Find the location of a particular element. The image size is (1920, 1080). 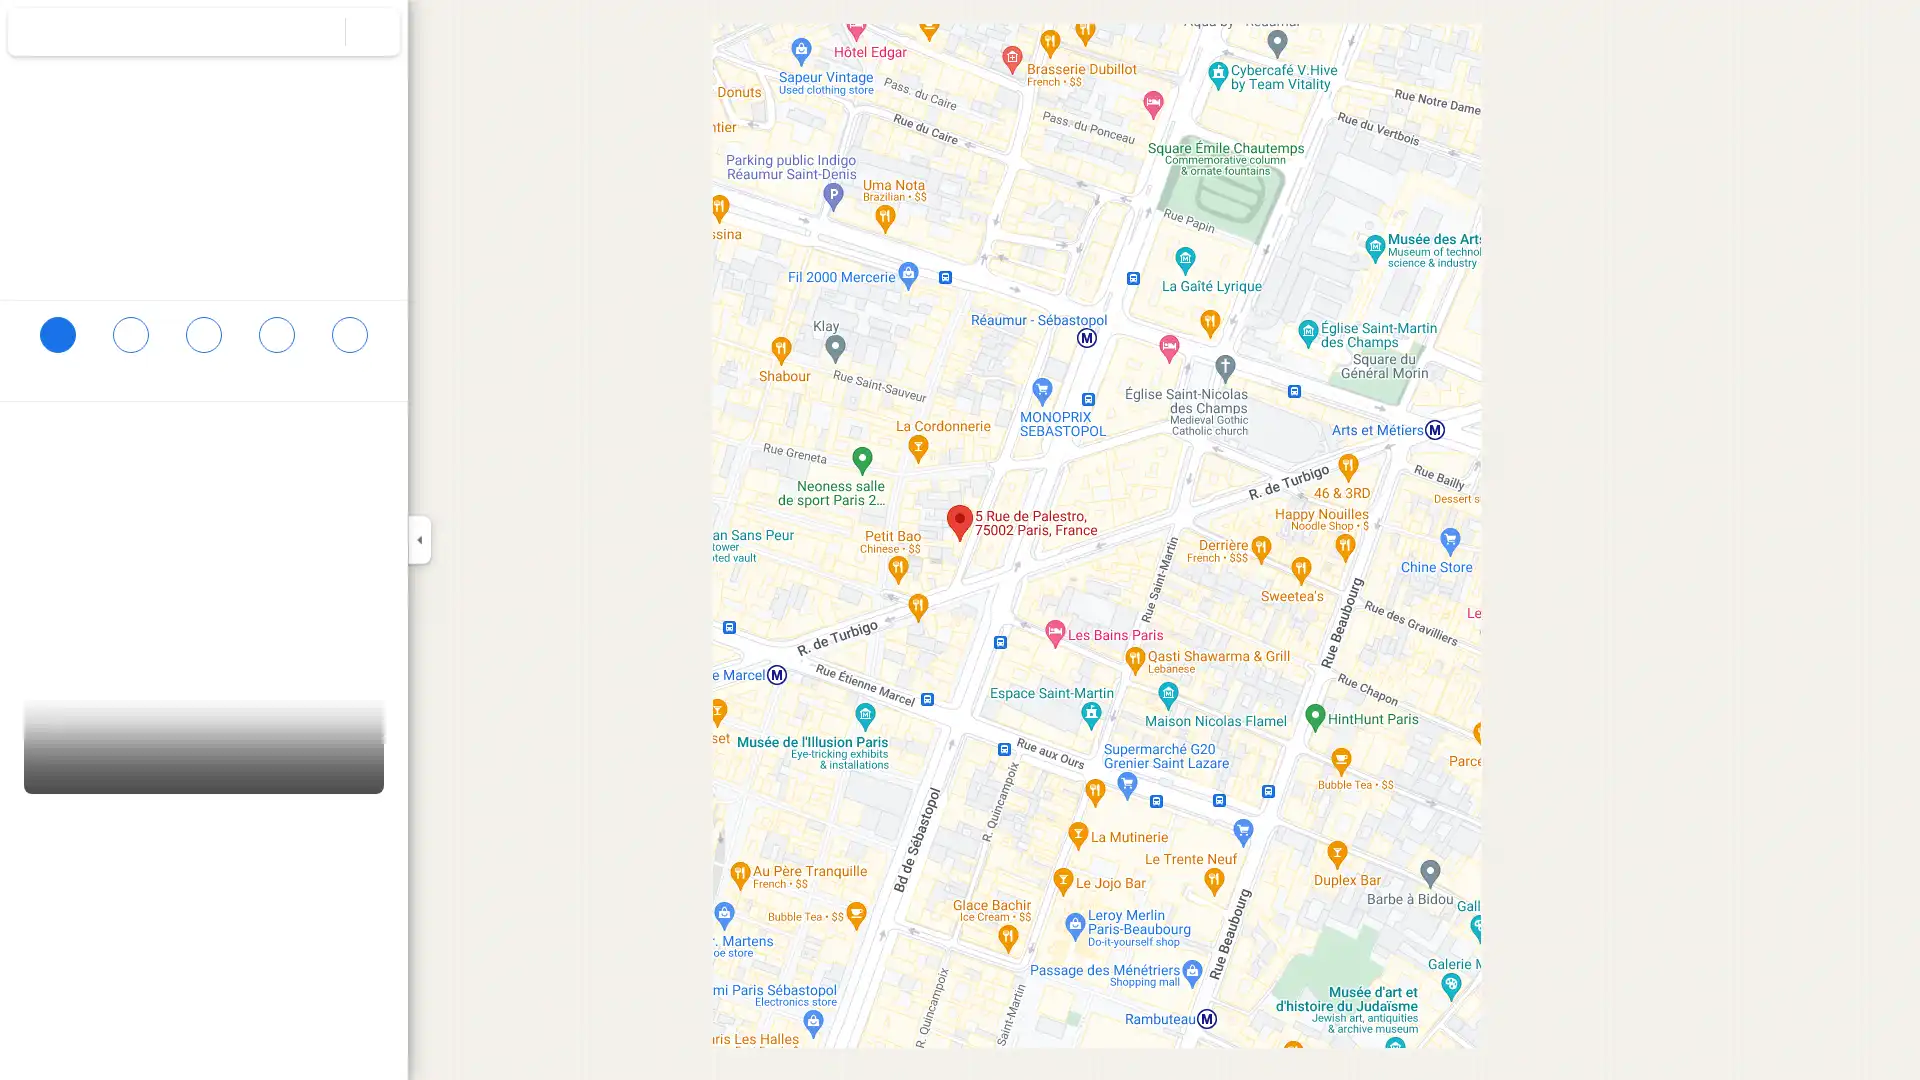

Save 5 Rue de Palestro in your lists is located at coordinates (129, 342).